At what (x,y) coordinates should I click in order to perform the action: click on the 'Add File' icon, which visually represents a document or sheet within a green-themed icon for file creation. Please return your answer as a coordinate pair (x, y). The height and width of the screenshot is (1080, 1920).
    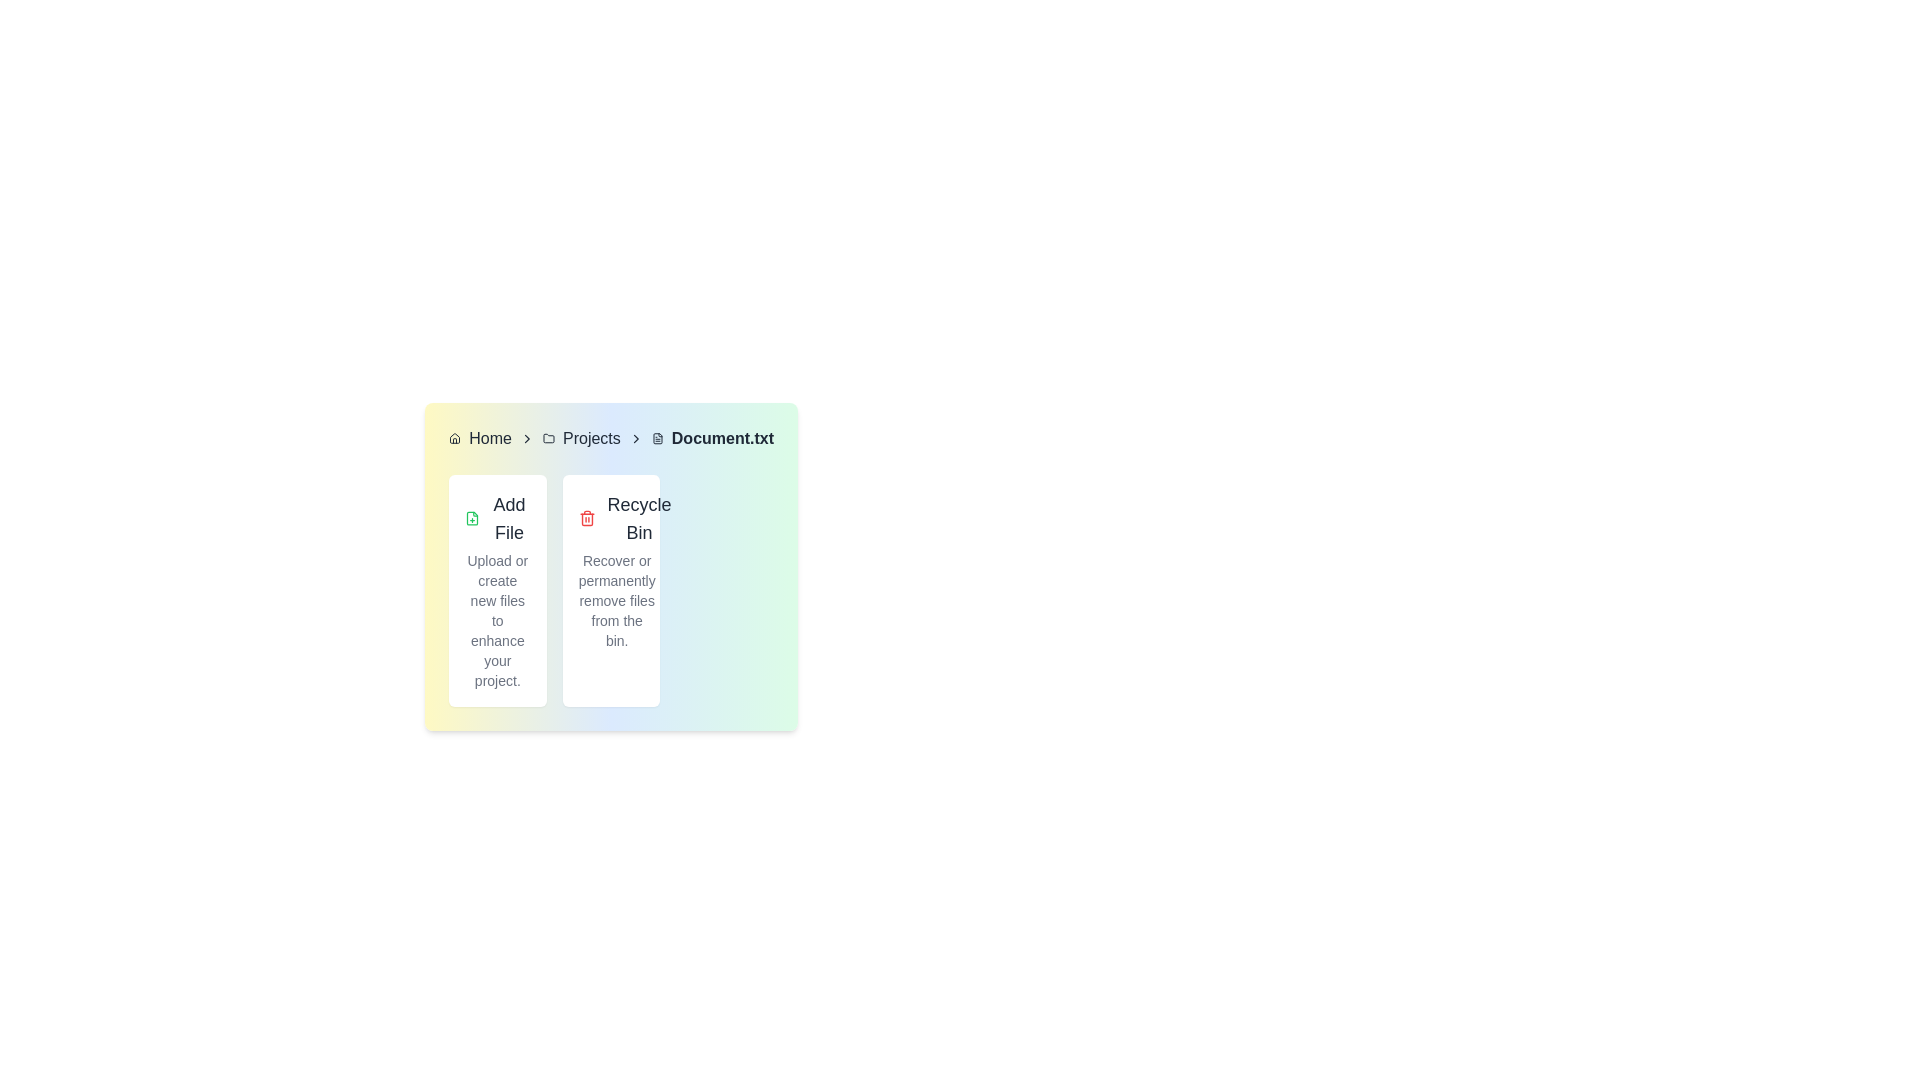
    Looking at the image, I should click on (471, 518).